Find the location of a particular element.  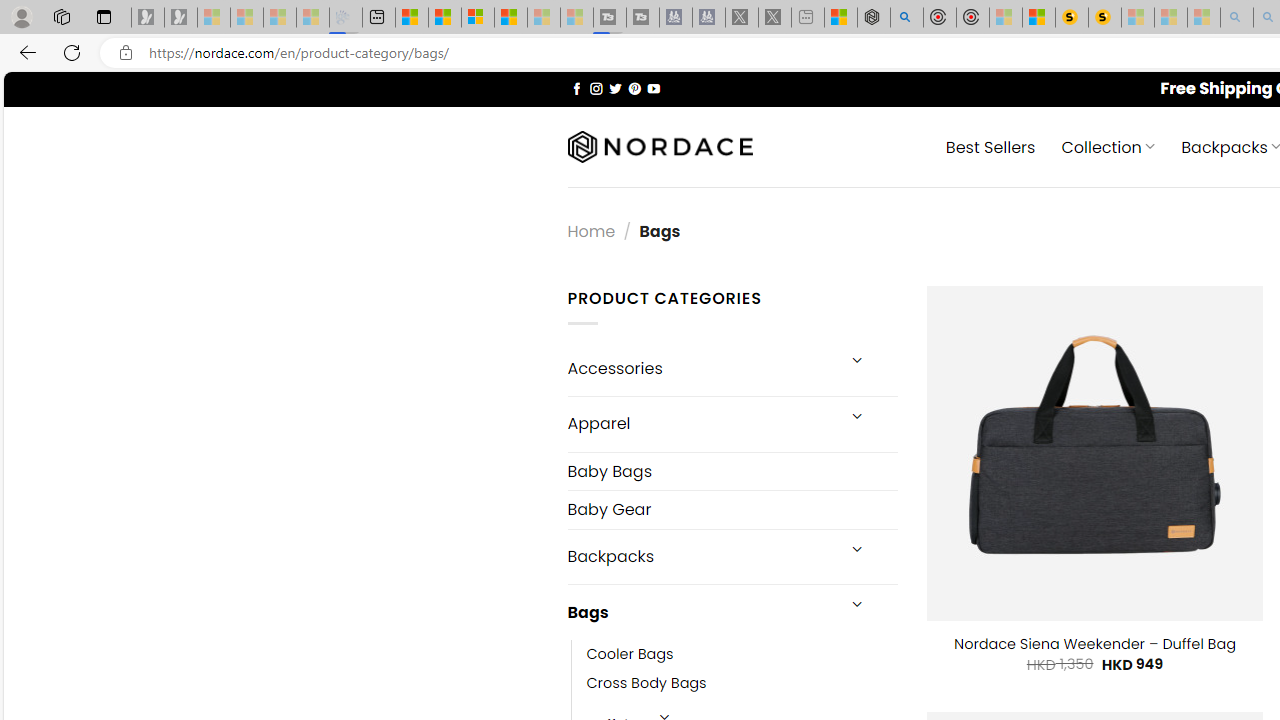

'Workspaces' is located at coordinates (61, 16).